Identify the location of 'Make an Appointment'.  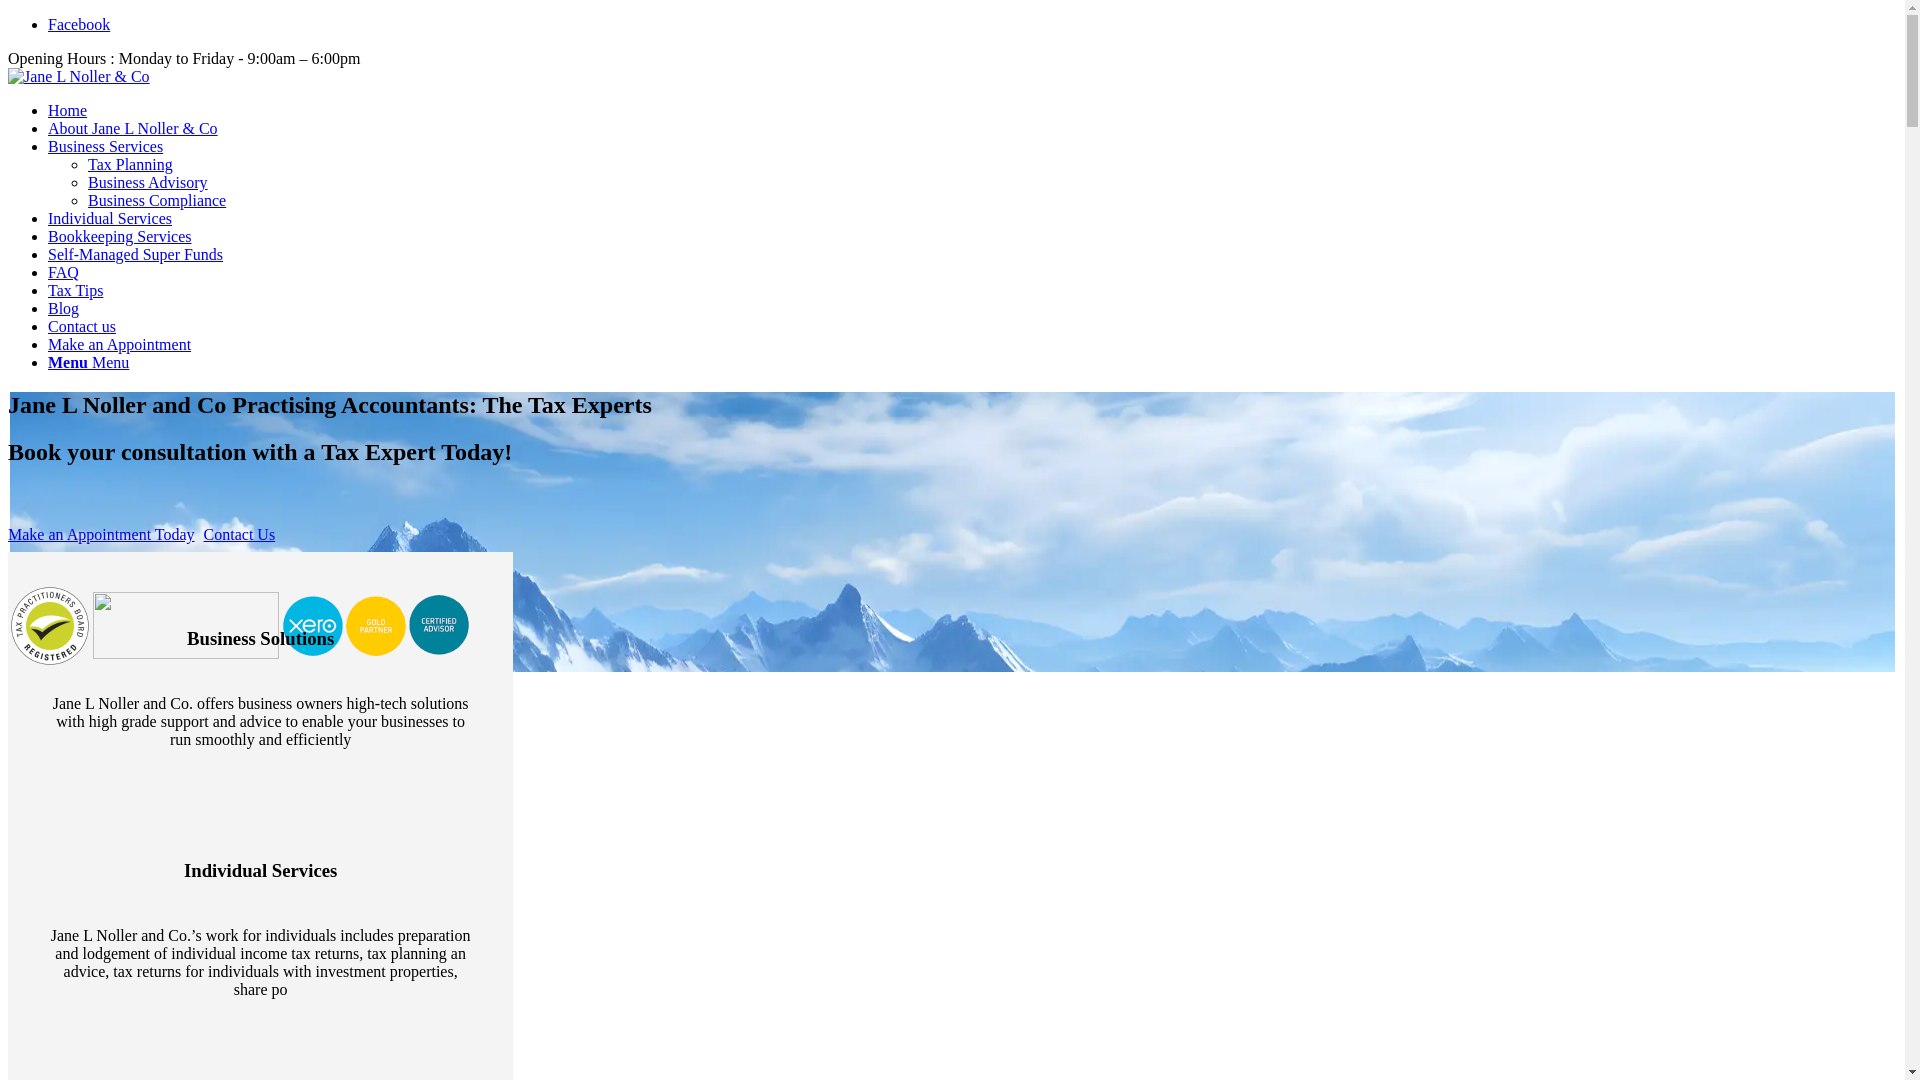
(118, 343).